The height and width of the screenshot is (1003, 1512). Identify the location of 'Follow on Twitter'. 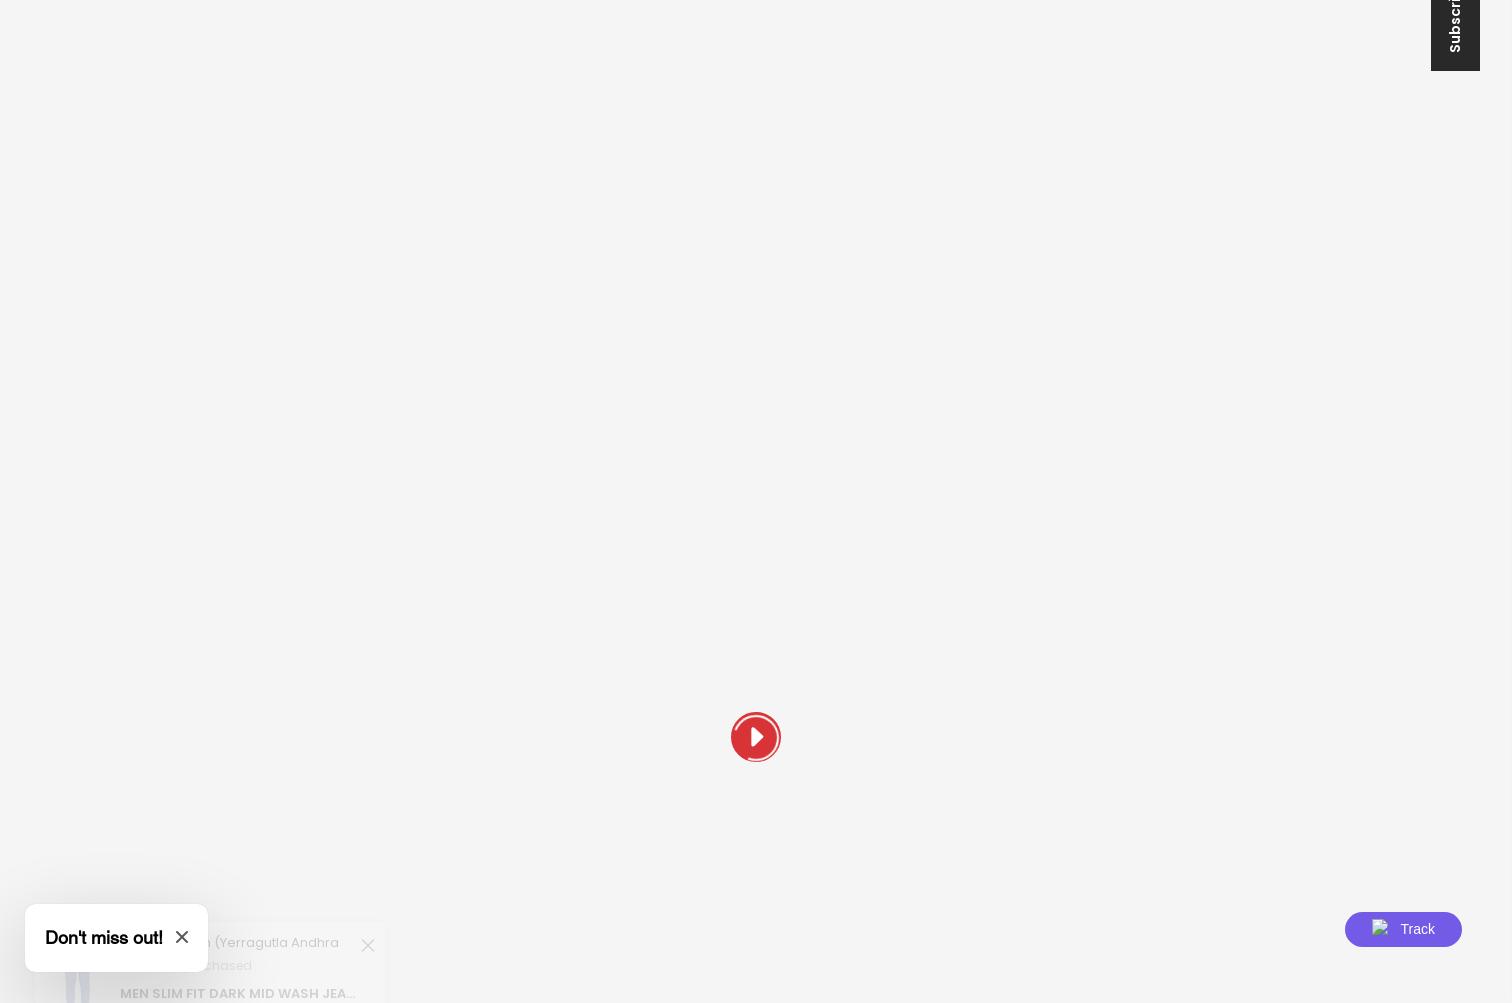
(295, 809).